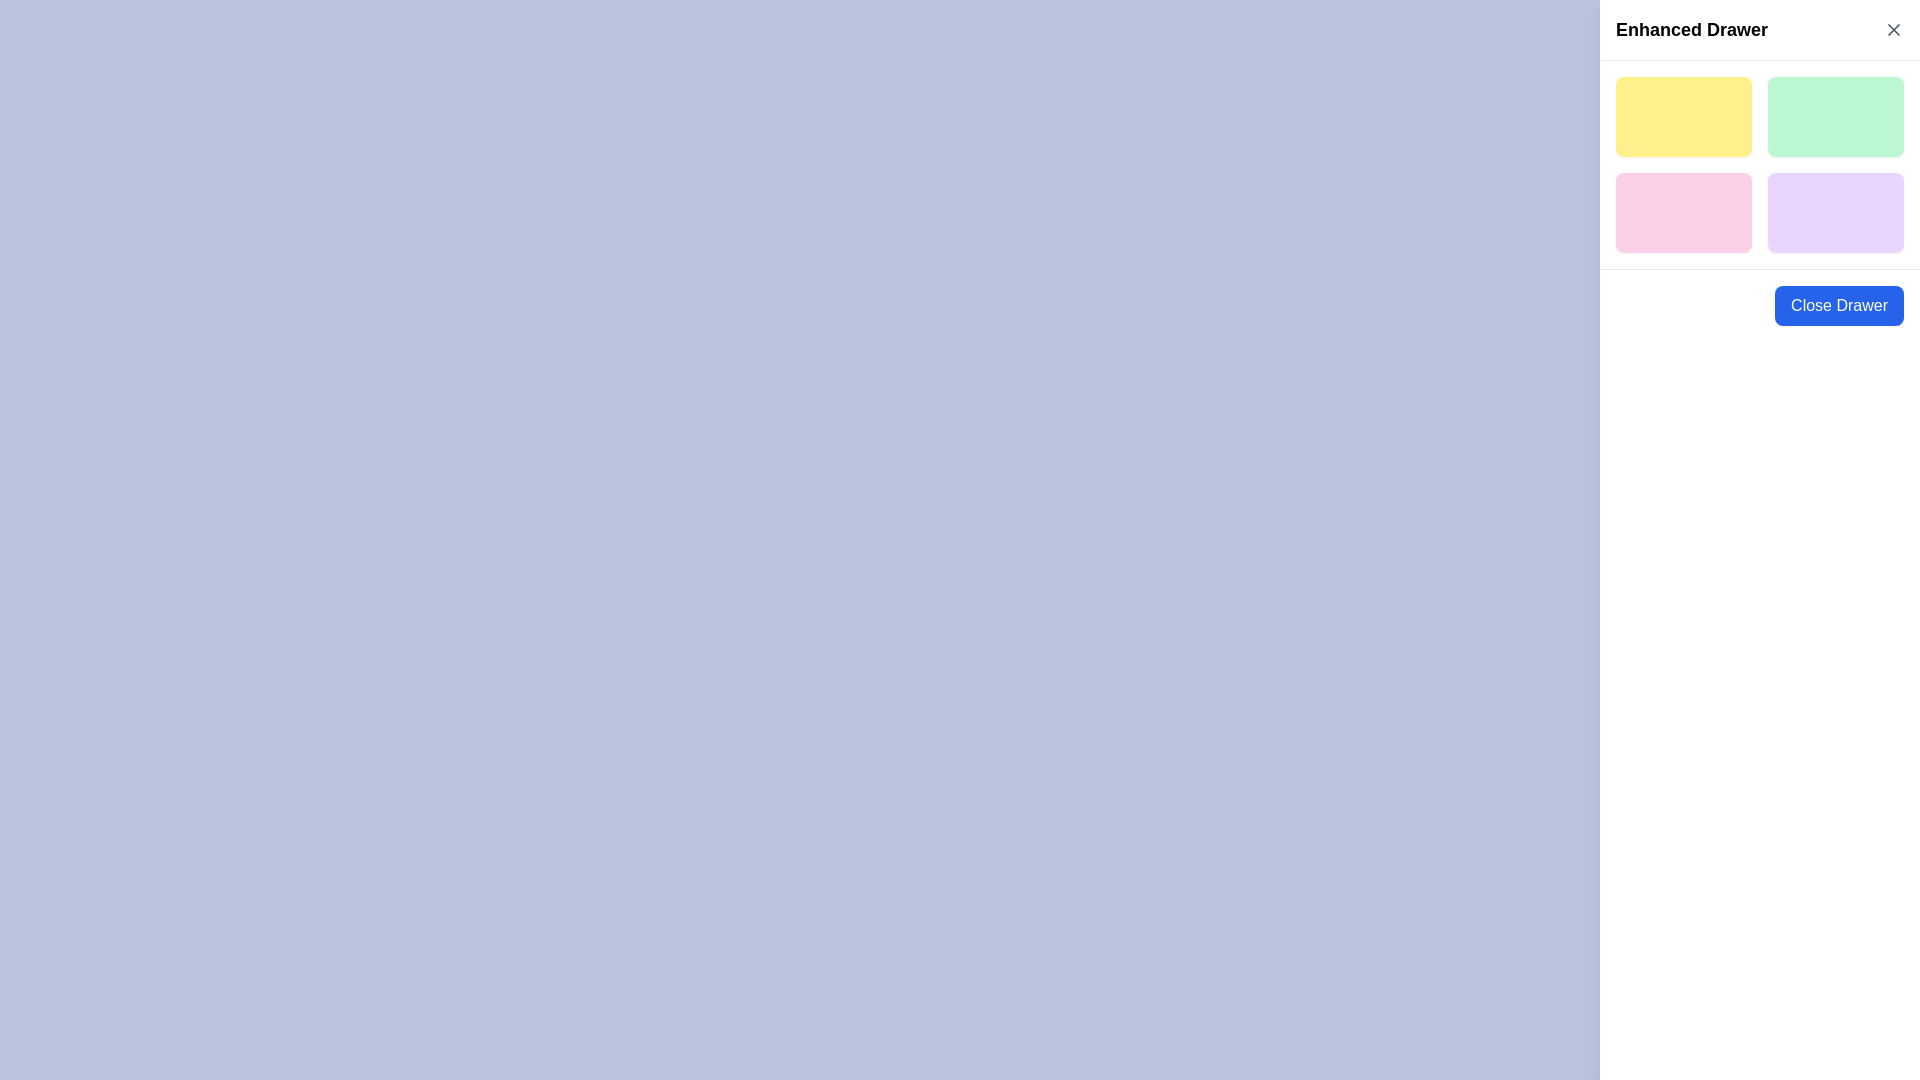 This screenshot has width=1920, height=1080. What do you see at coordinates (1839, 305) in the screenshot?
I see `the close button located at the bottom-right of the 'Enhanced Drawer' panel` at bounding box center [1839, 305].